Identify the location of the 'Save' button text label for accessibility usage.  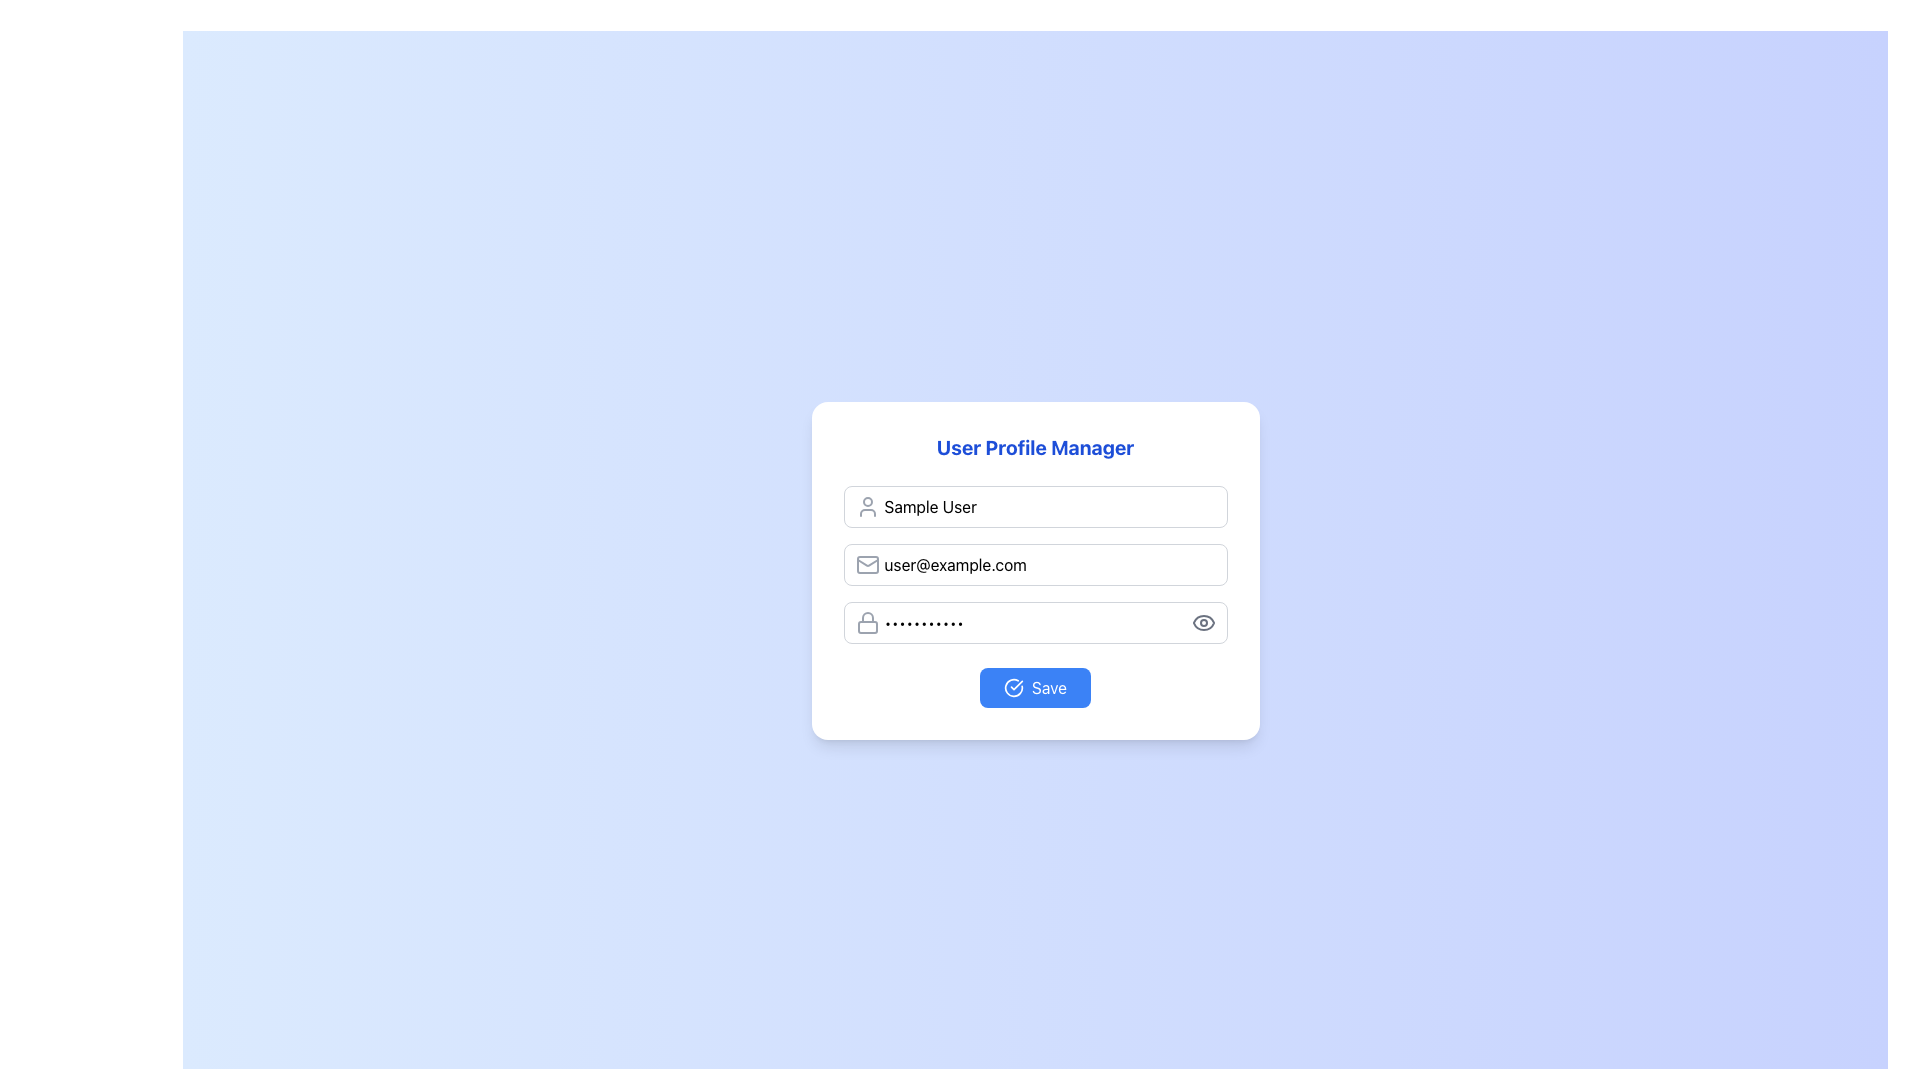
(1048, 686).